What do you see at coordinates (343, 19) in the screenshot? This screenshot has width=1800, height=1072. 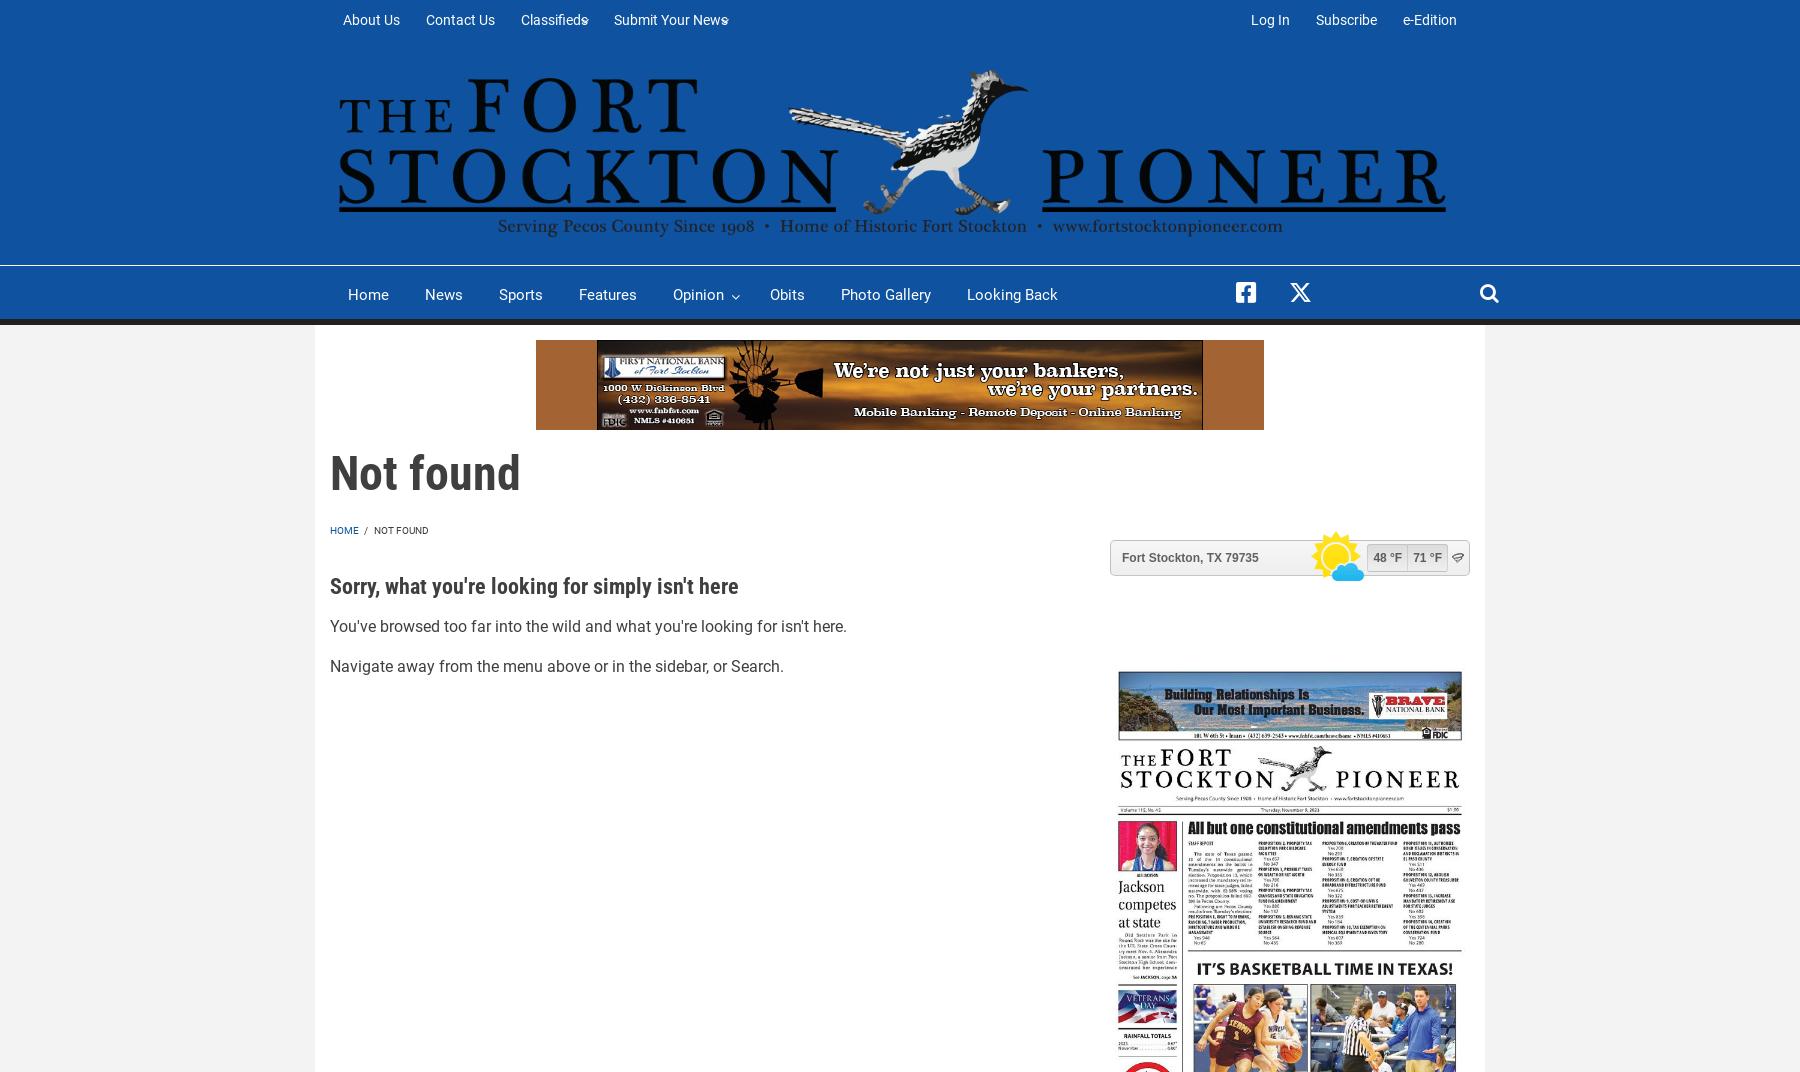 I see `'About Us'` at bounding box center [343, 19].